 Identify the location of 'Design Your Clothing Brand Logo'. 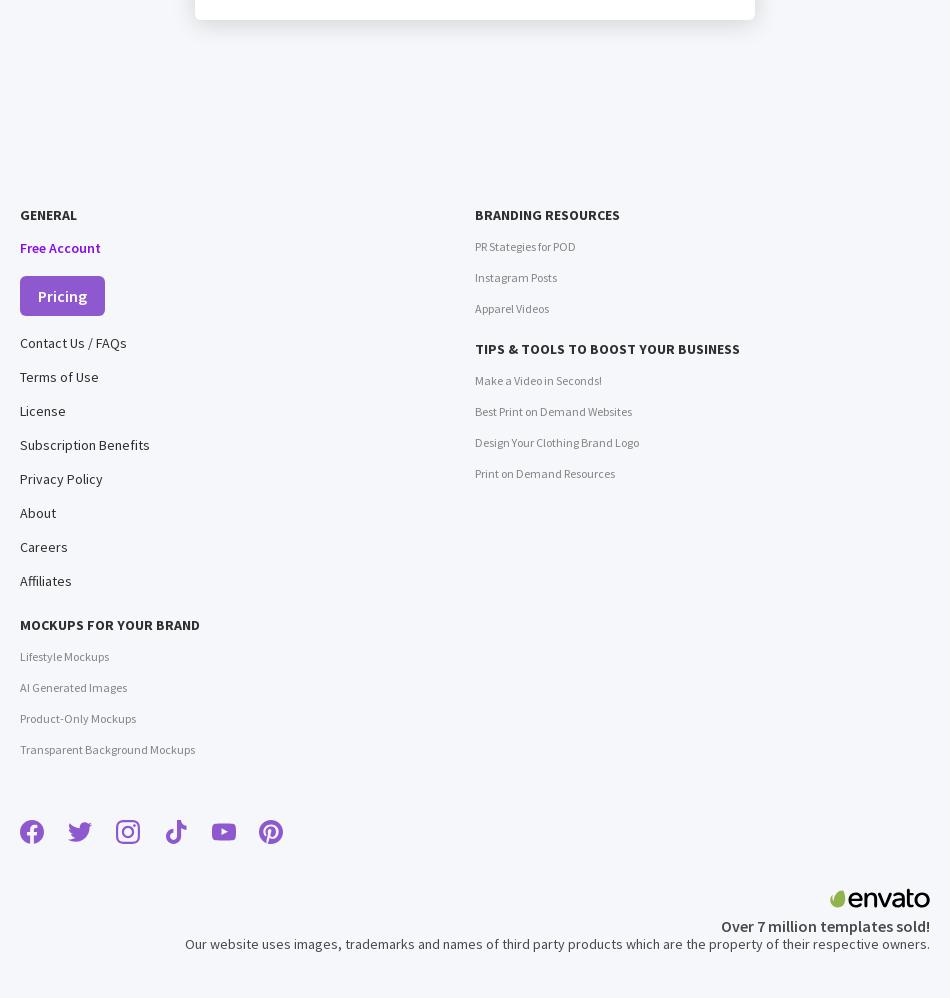
(556, 442).